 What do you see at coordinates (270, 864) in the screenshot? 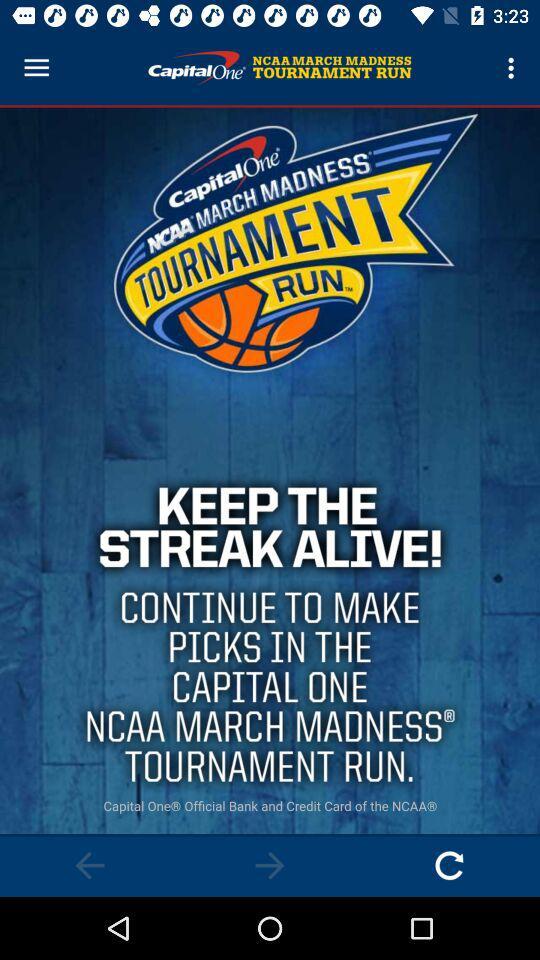
I see `go forward` at bounding box center [270, 864].